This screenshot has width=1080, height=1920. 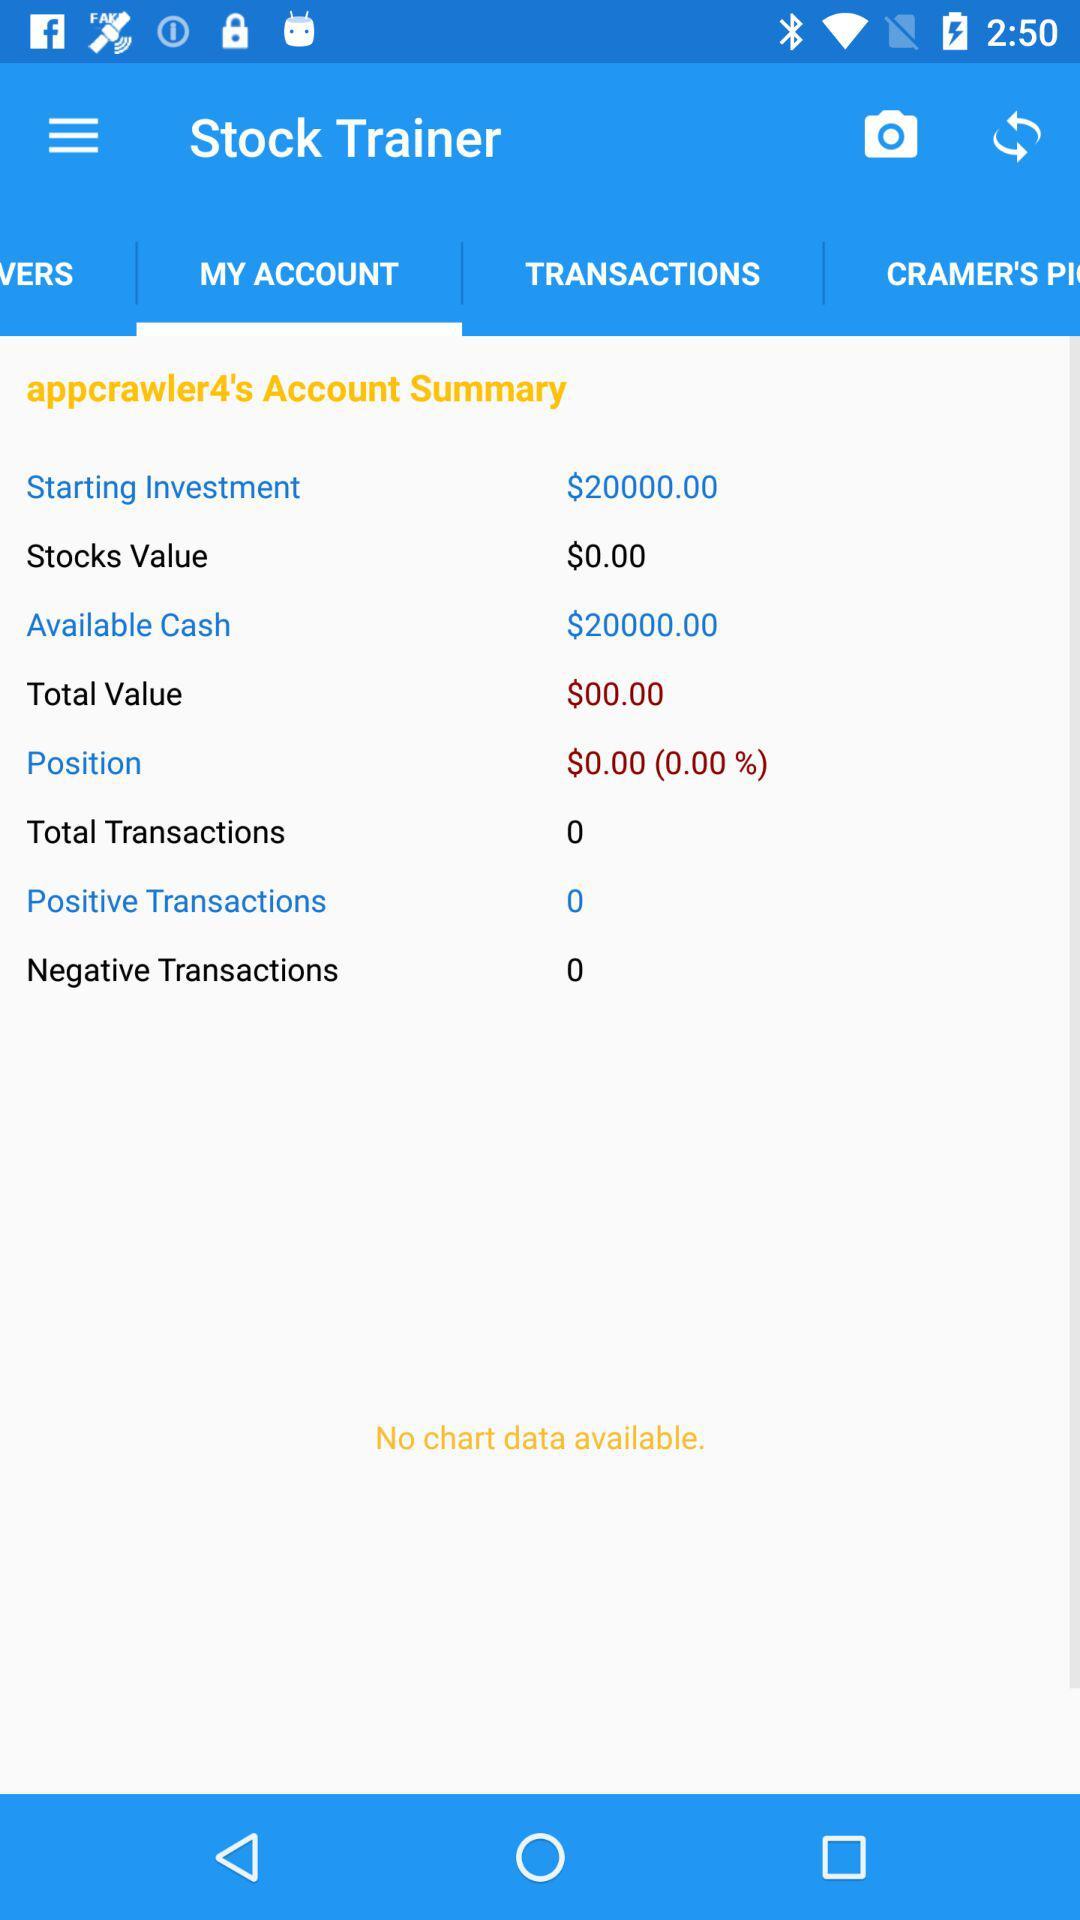 What do you see at coordinates (950, 272) in the screenshot?
I see `the cramer's picks app` at bounding box center [950, 272].